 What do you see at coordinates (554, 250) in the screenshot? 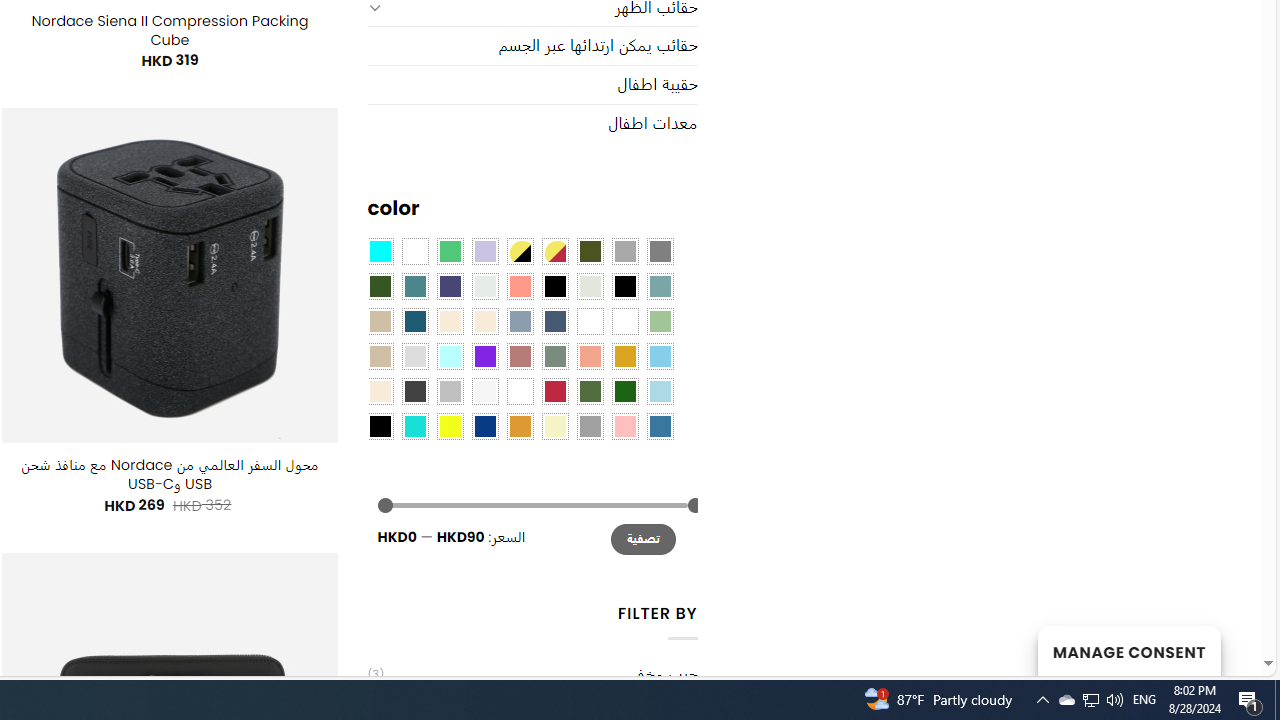
I see `'Yellow-Red'` at bounding box center [554, 250].